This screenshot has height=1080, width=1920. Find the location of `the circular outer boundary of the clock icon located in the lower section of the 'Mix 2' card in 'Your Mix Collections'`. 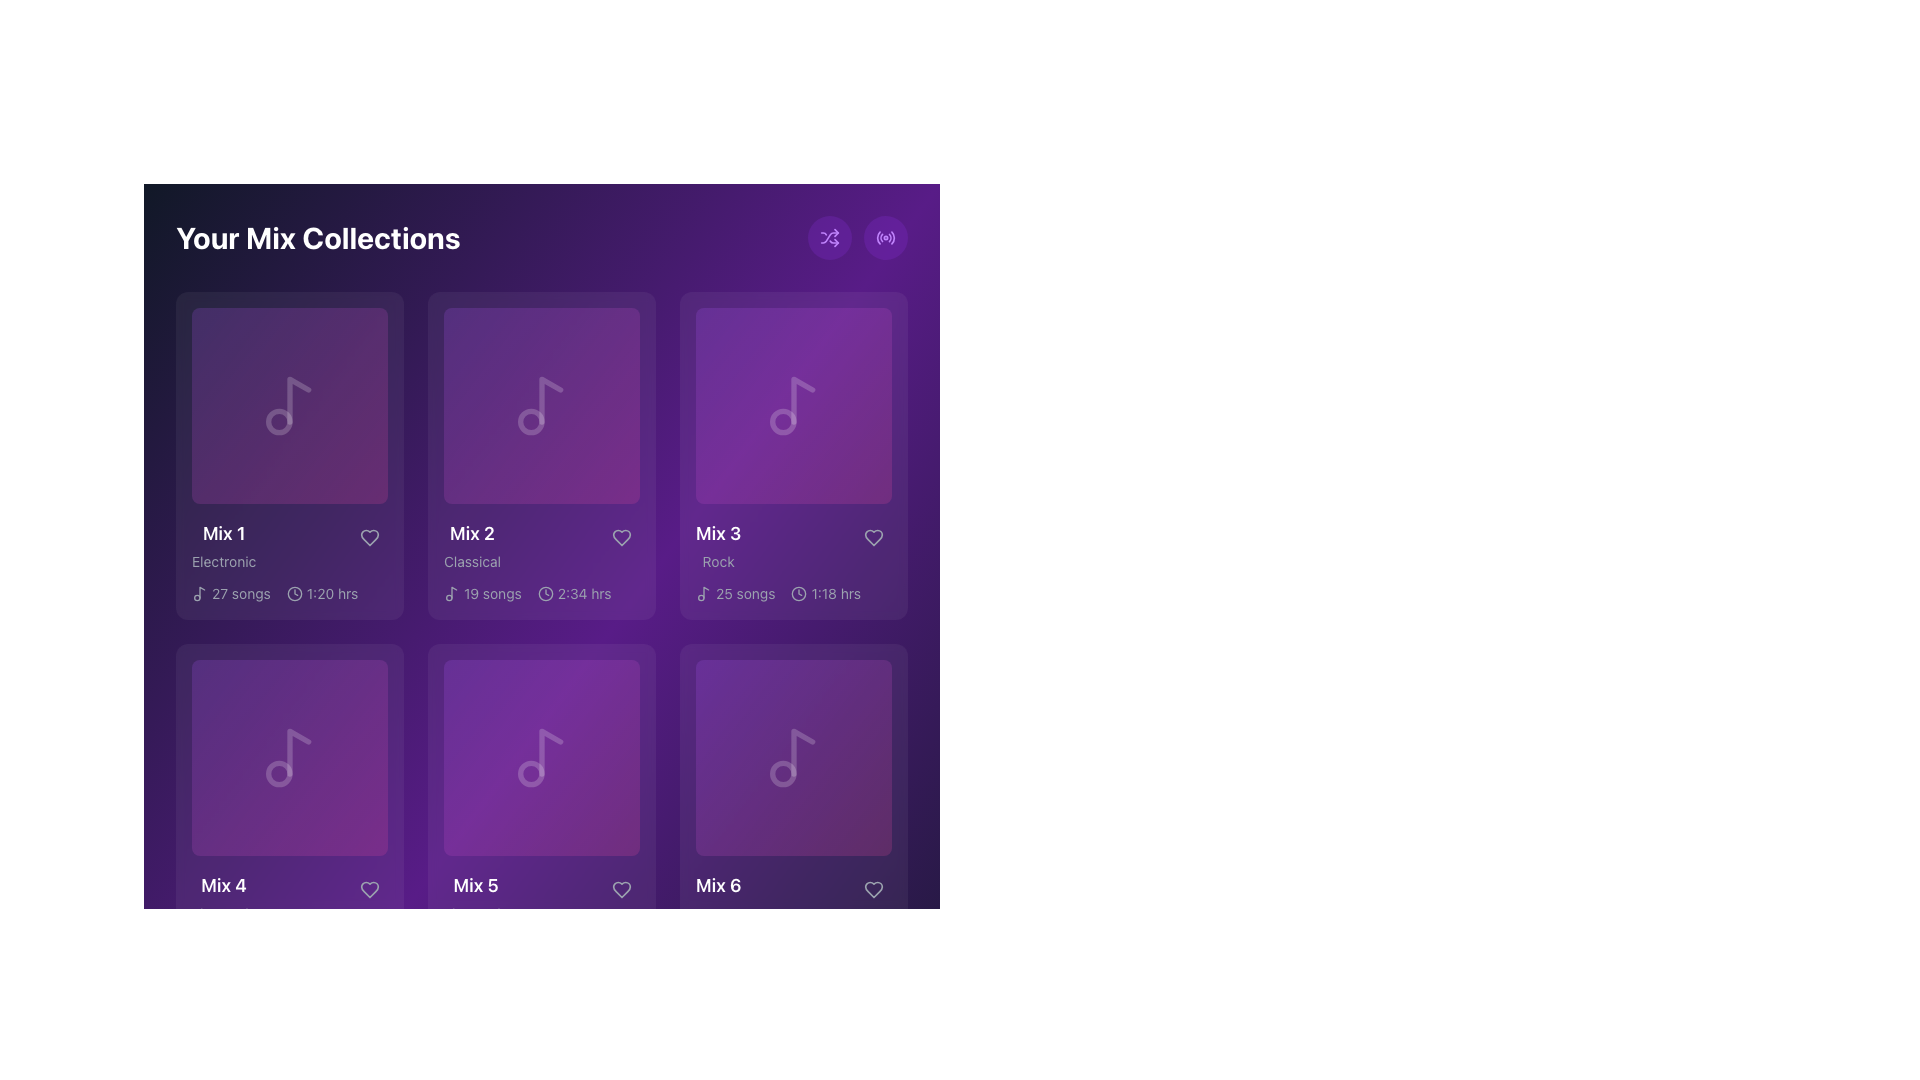

the circular outer boundary of the clock icon located in the lower section of the 'Mix 2' card in 'Your Mix Collections' is located at coordinates (545, 593).